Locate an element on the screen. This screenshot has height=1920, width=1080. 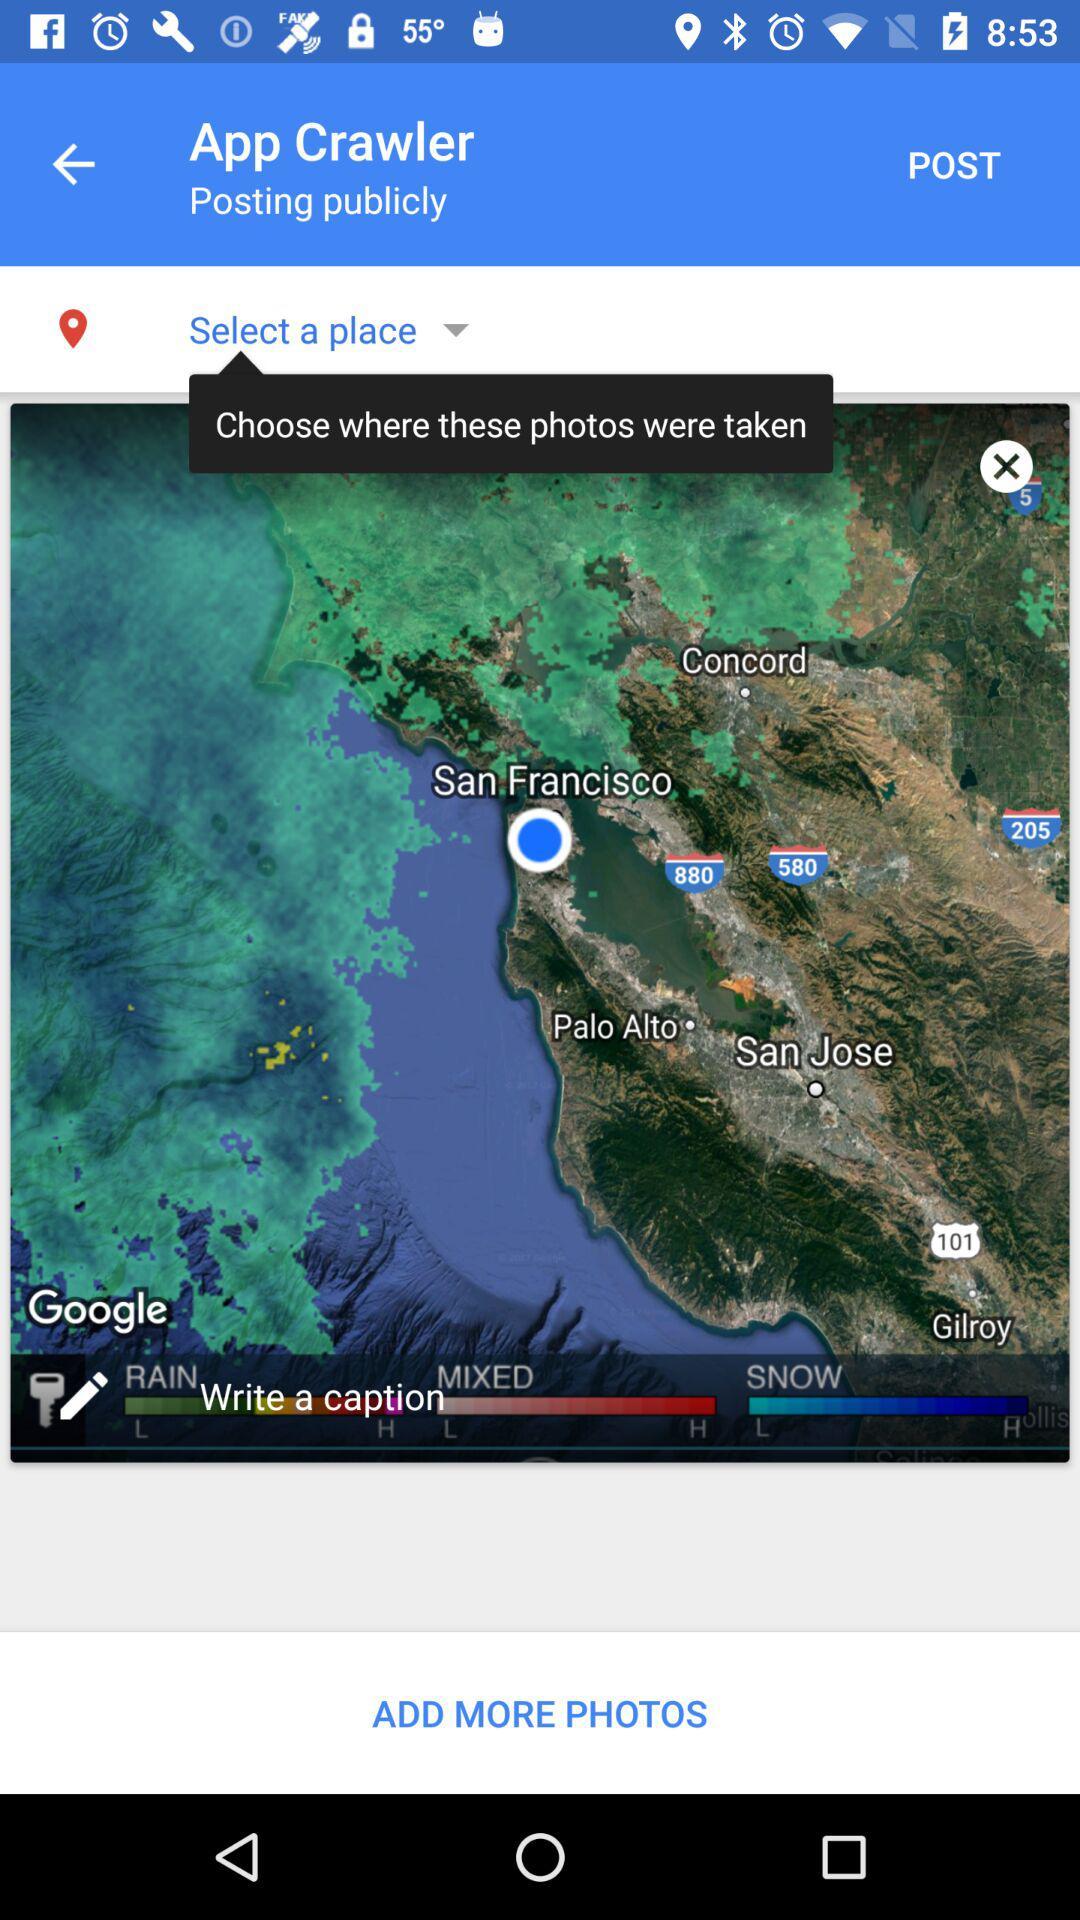
app to the right of the choose where these app is located at coordinates (1006, 465).